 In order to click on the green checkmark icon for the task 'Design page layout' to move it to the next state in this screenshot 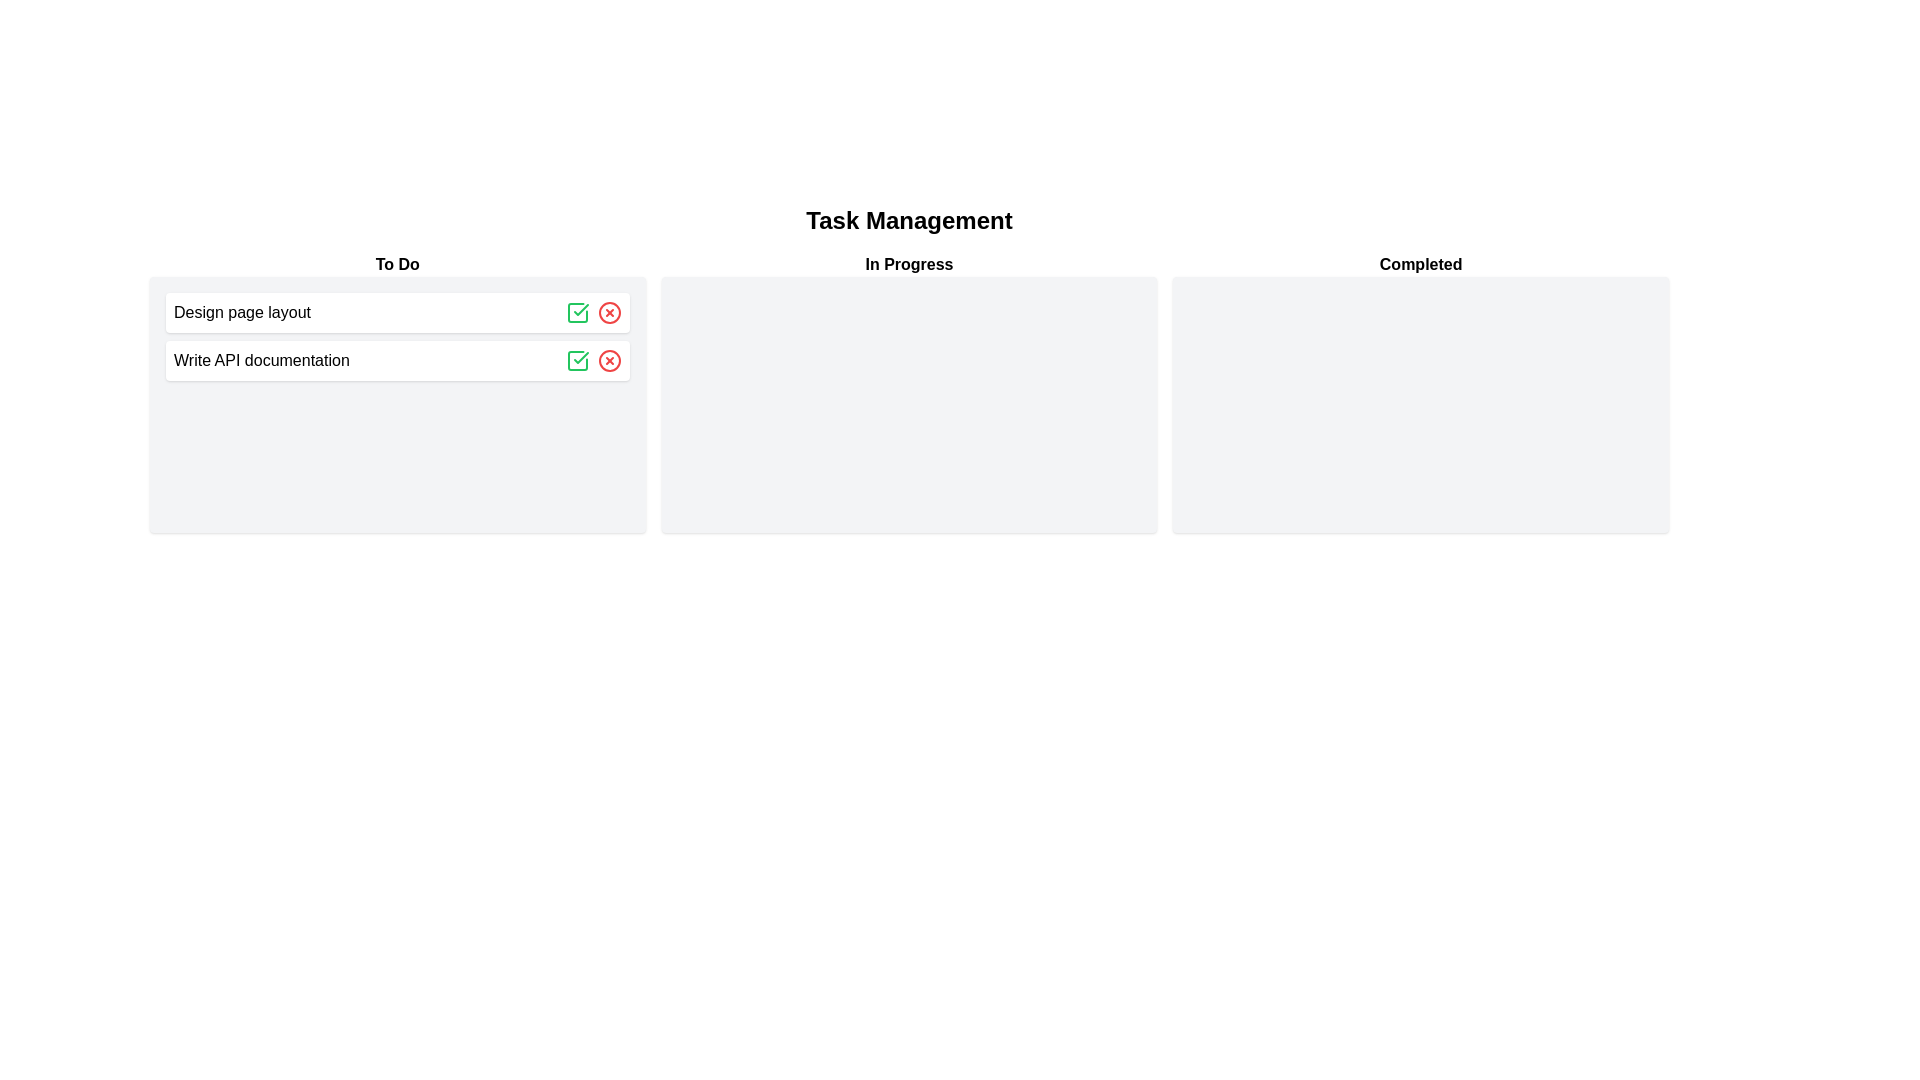, I will do `click(576, 312)`.